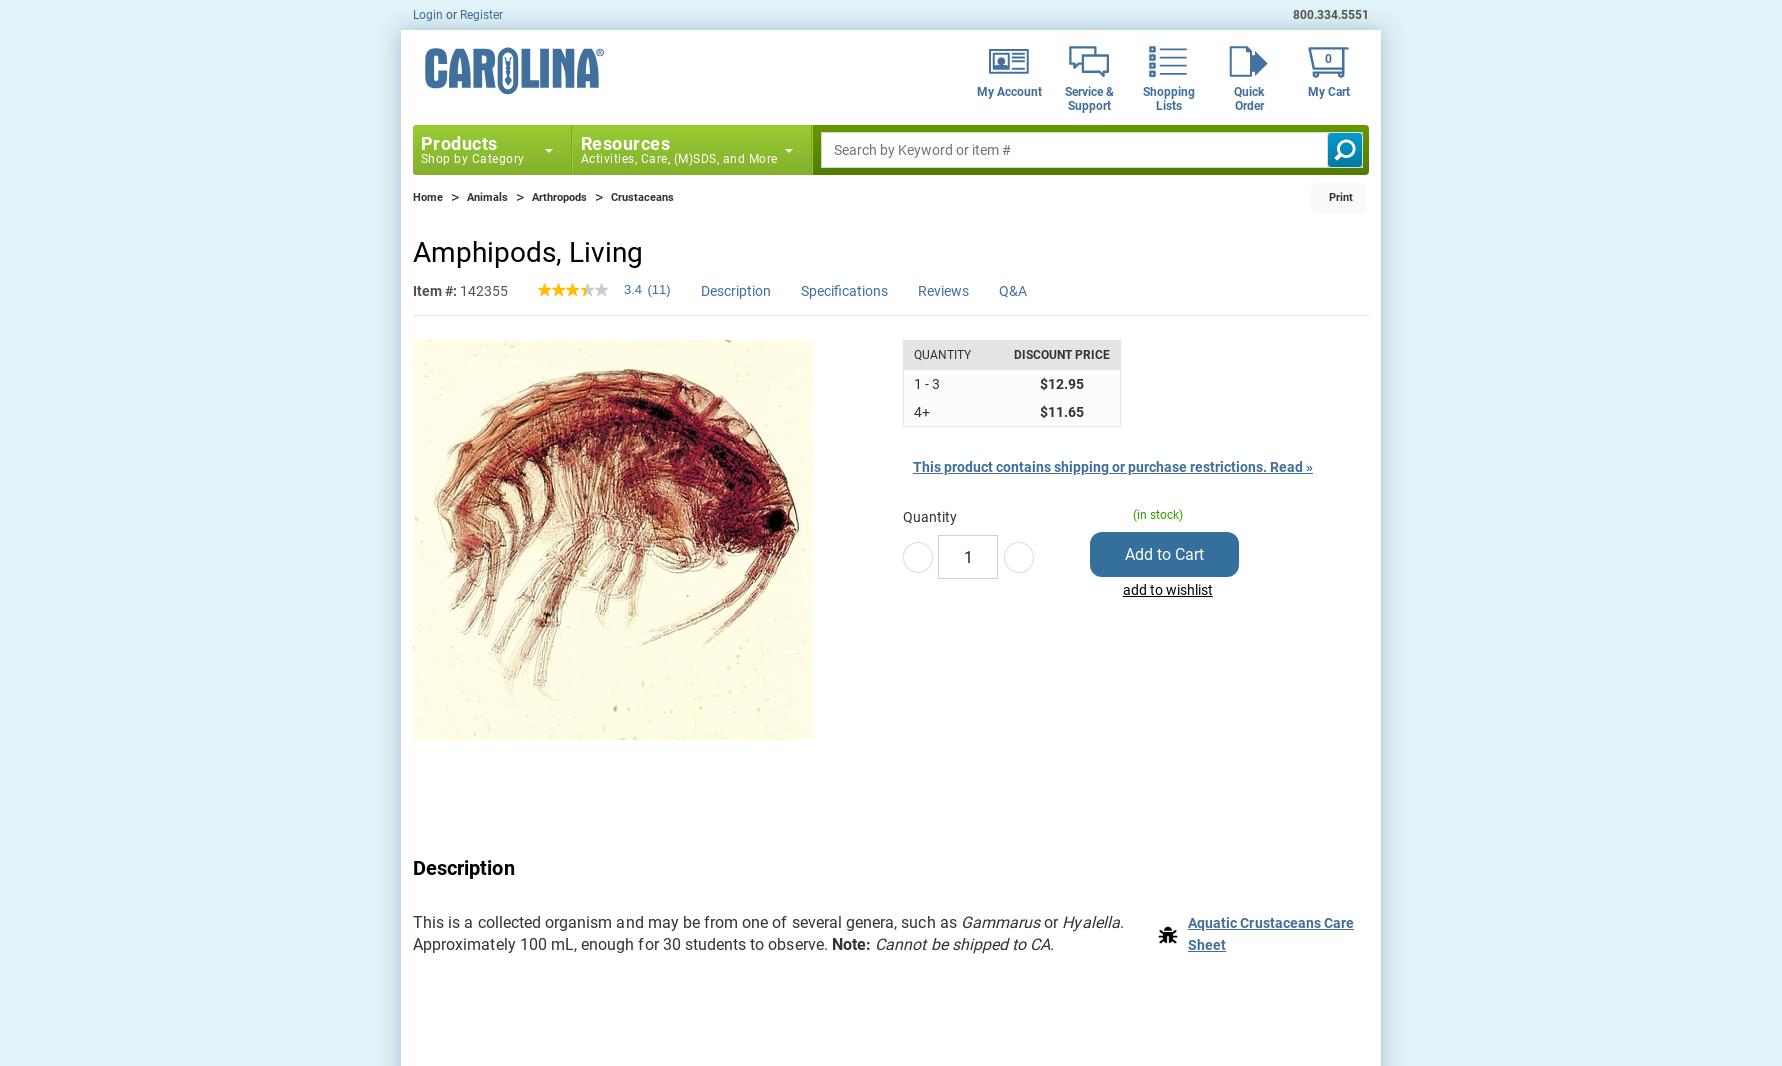 The width and height of the screenshot is (1782, 1066). Describe the element at coordinates (1330, 14) in the screenshot. I see `'800.334.5551'` at that location.